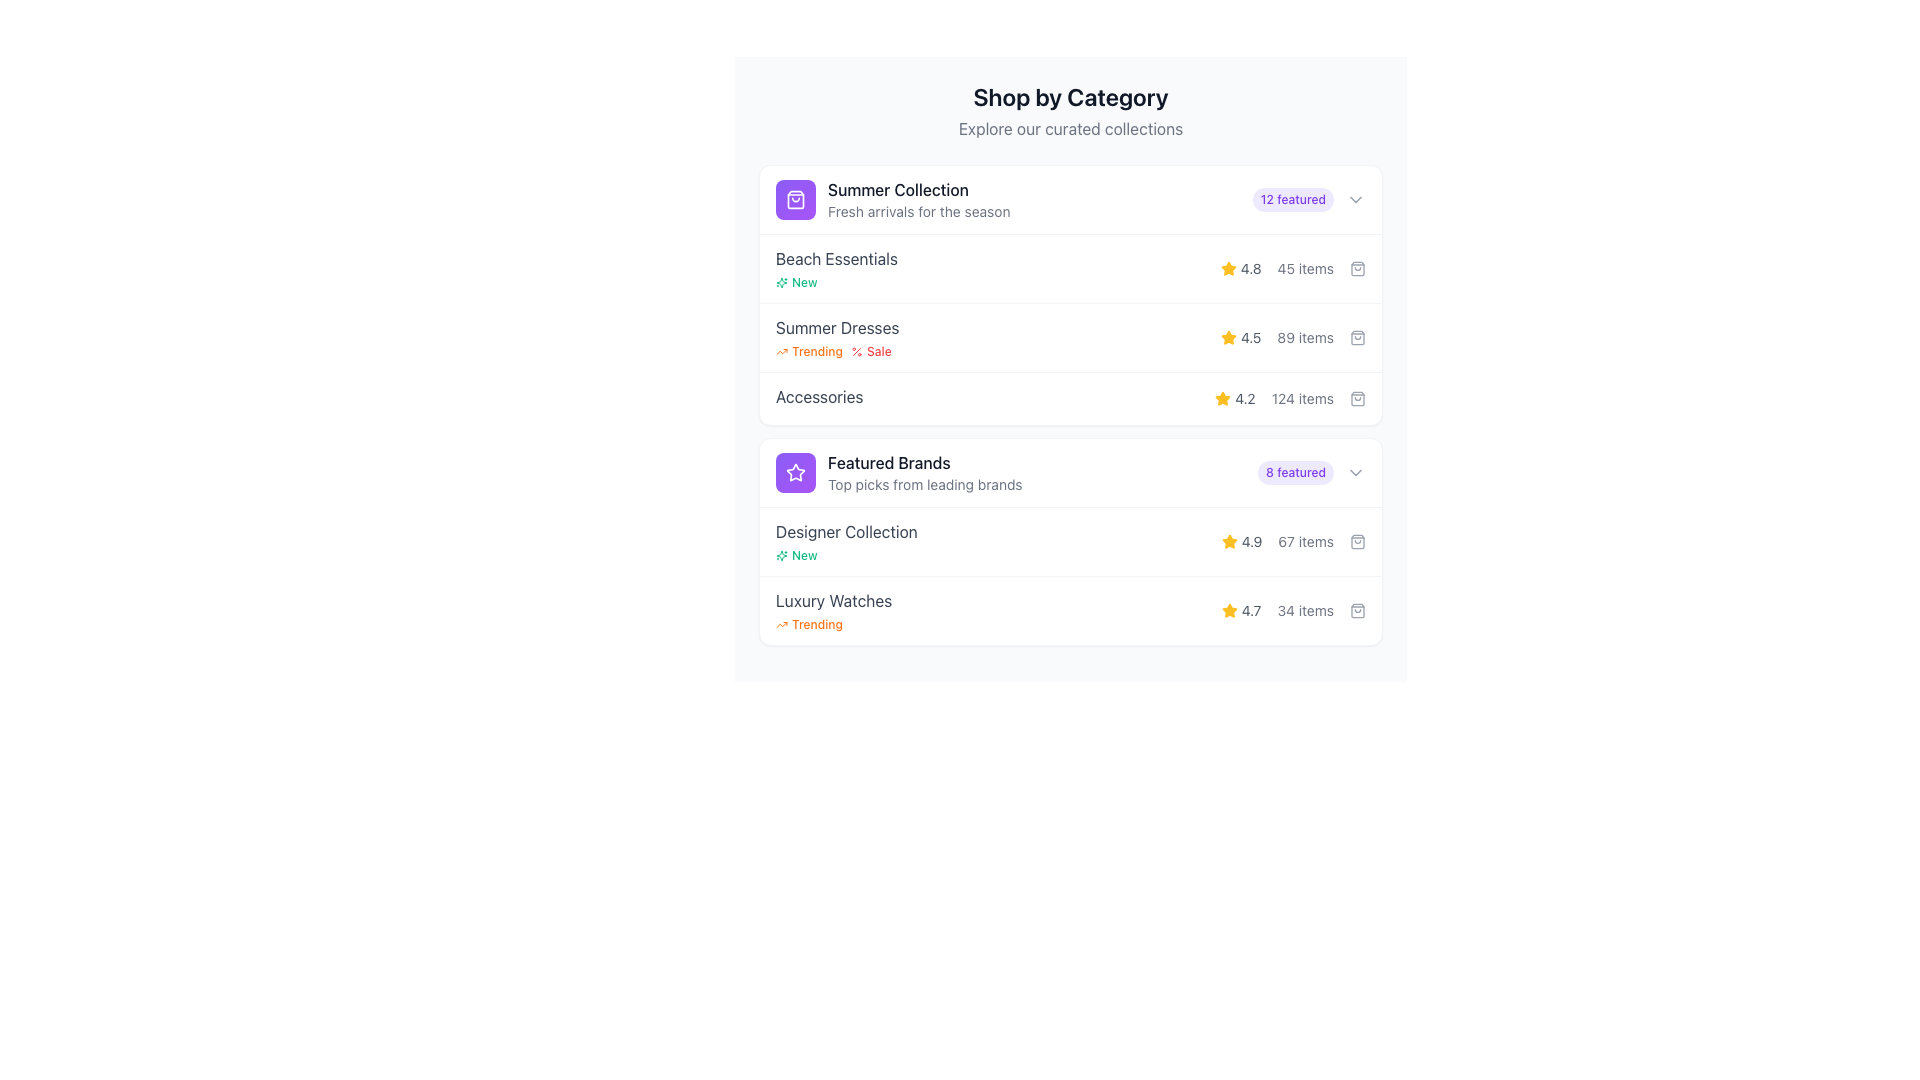 The image size is (1920, 1080). What do you see at coordinates (819, 397) in the screenshot?
I see `the text label displaying 'Accessories' which is styled with a dark gray color and changes to violet on hover. It is the third item in the vertical list under 'Summer Collection'` at bounding box center [819, 397].